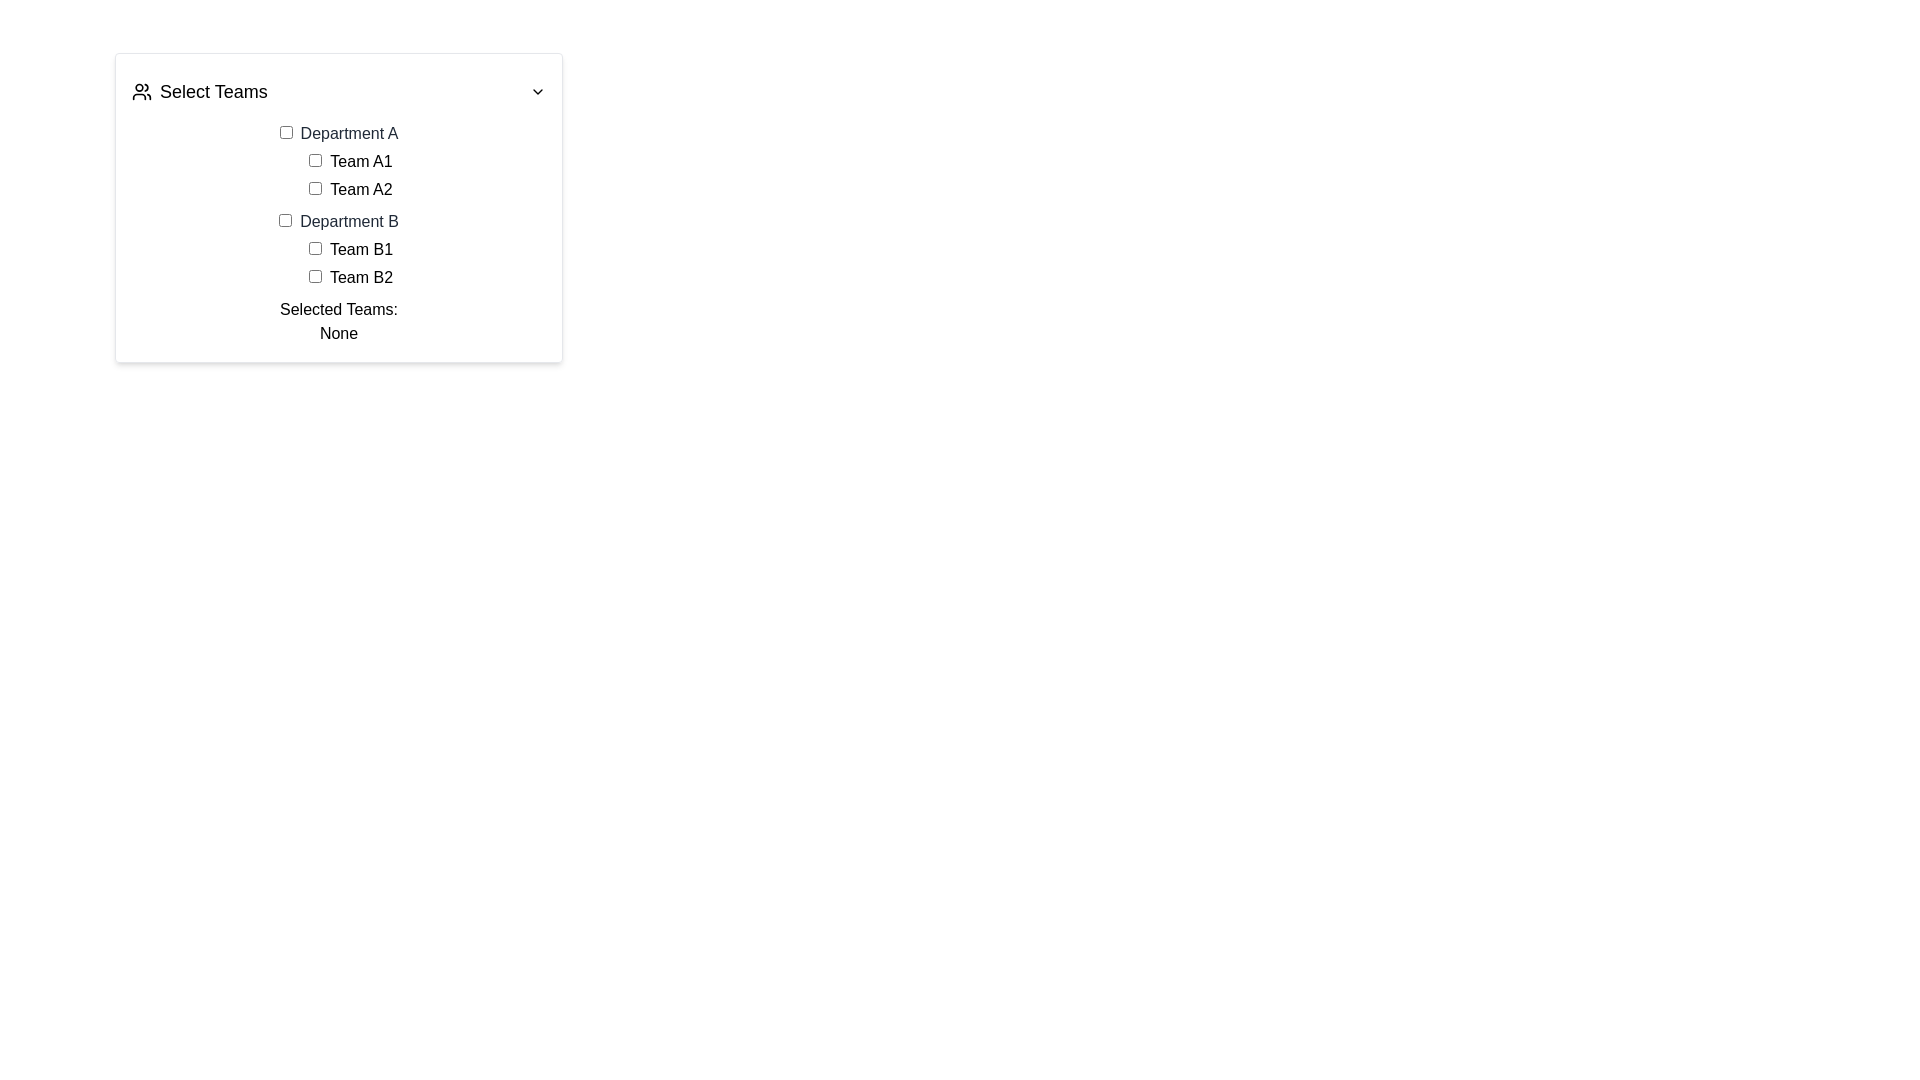 The width and height of the screenshot is (1920, 1080). I want to click on the group of people icon, which is a line-art styled vector icon located to the left of the 'Select Teams' text, so click(141, 92).